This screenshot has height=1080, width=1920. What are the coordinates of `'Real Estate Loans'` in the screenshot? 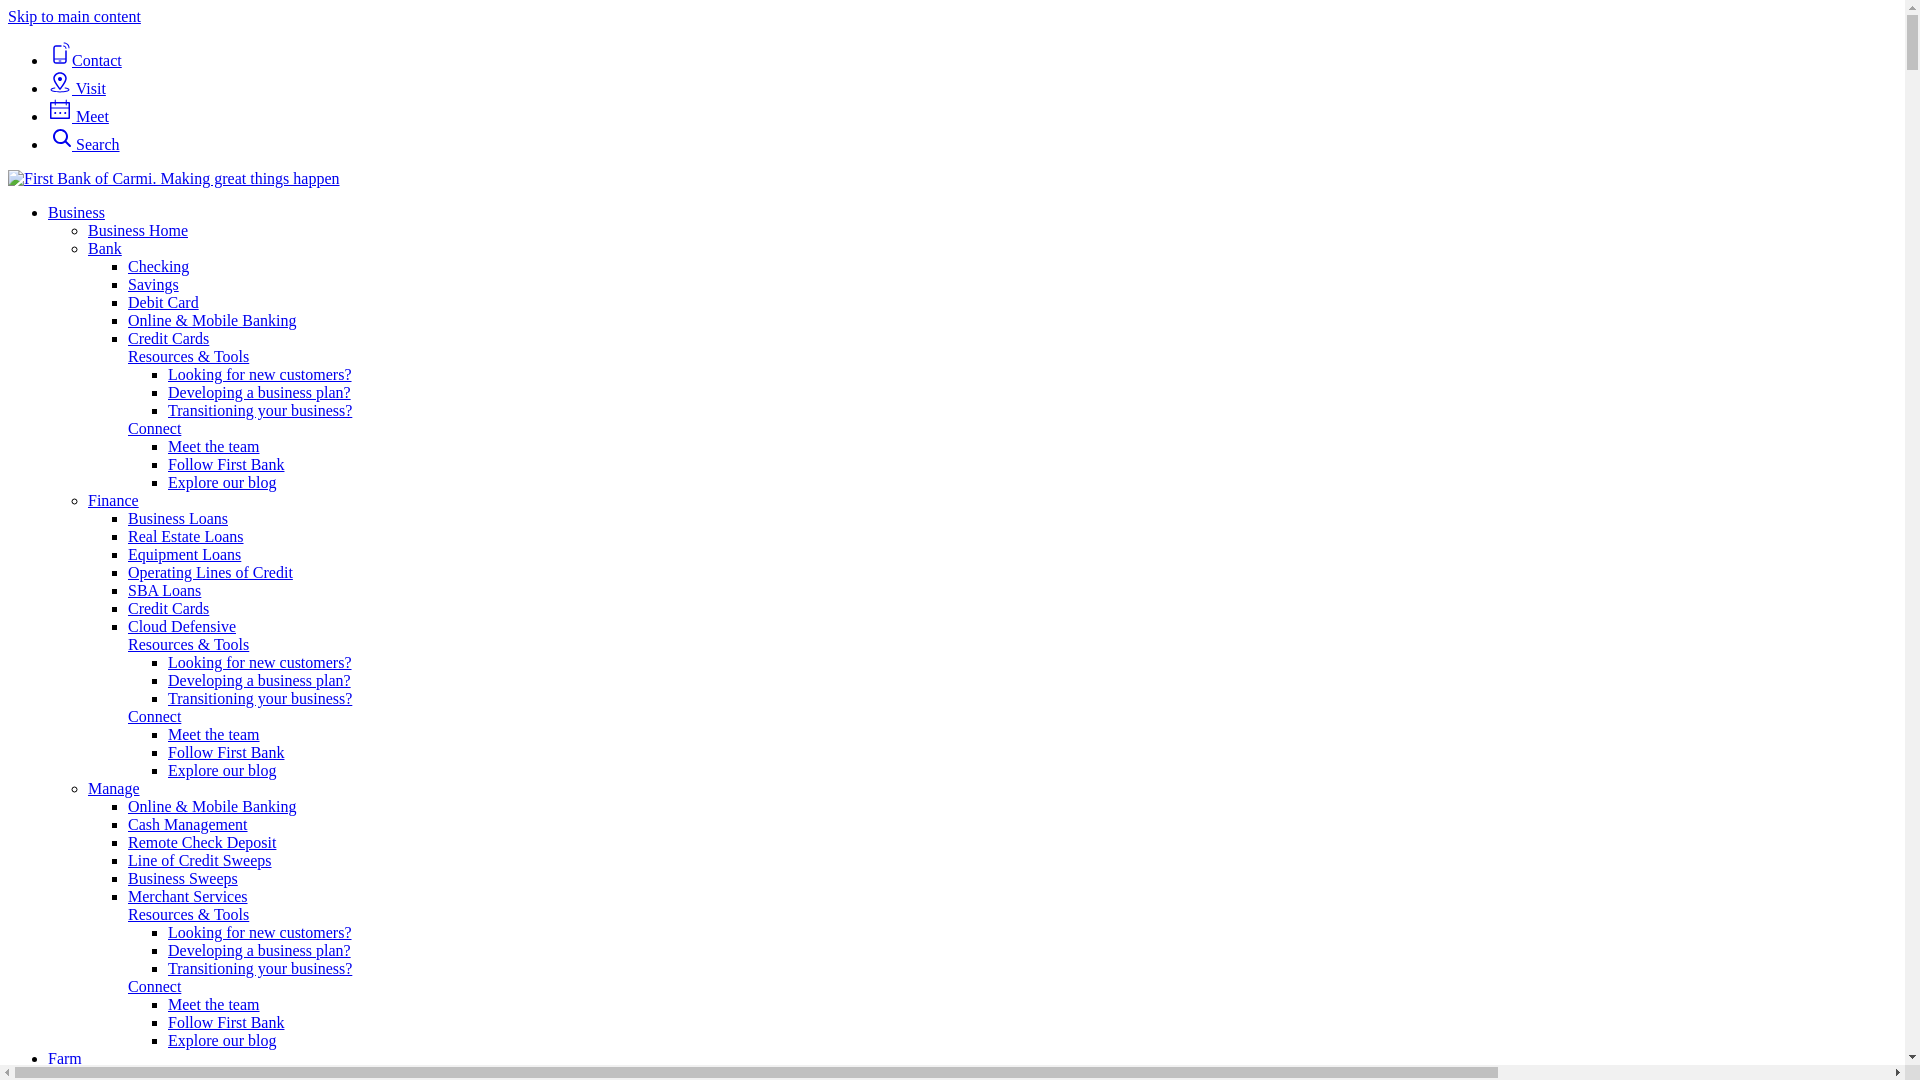 It's located at (186, 535).